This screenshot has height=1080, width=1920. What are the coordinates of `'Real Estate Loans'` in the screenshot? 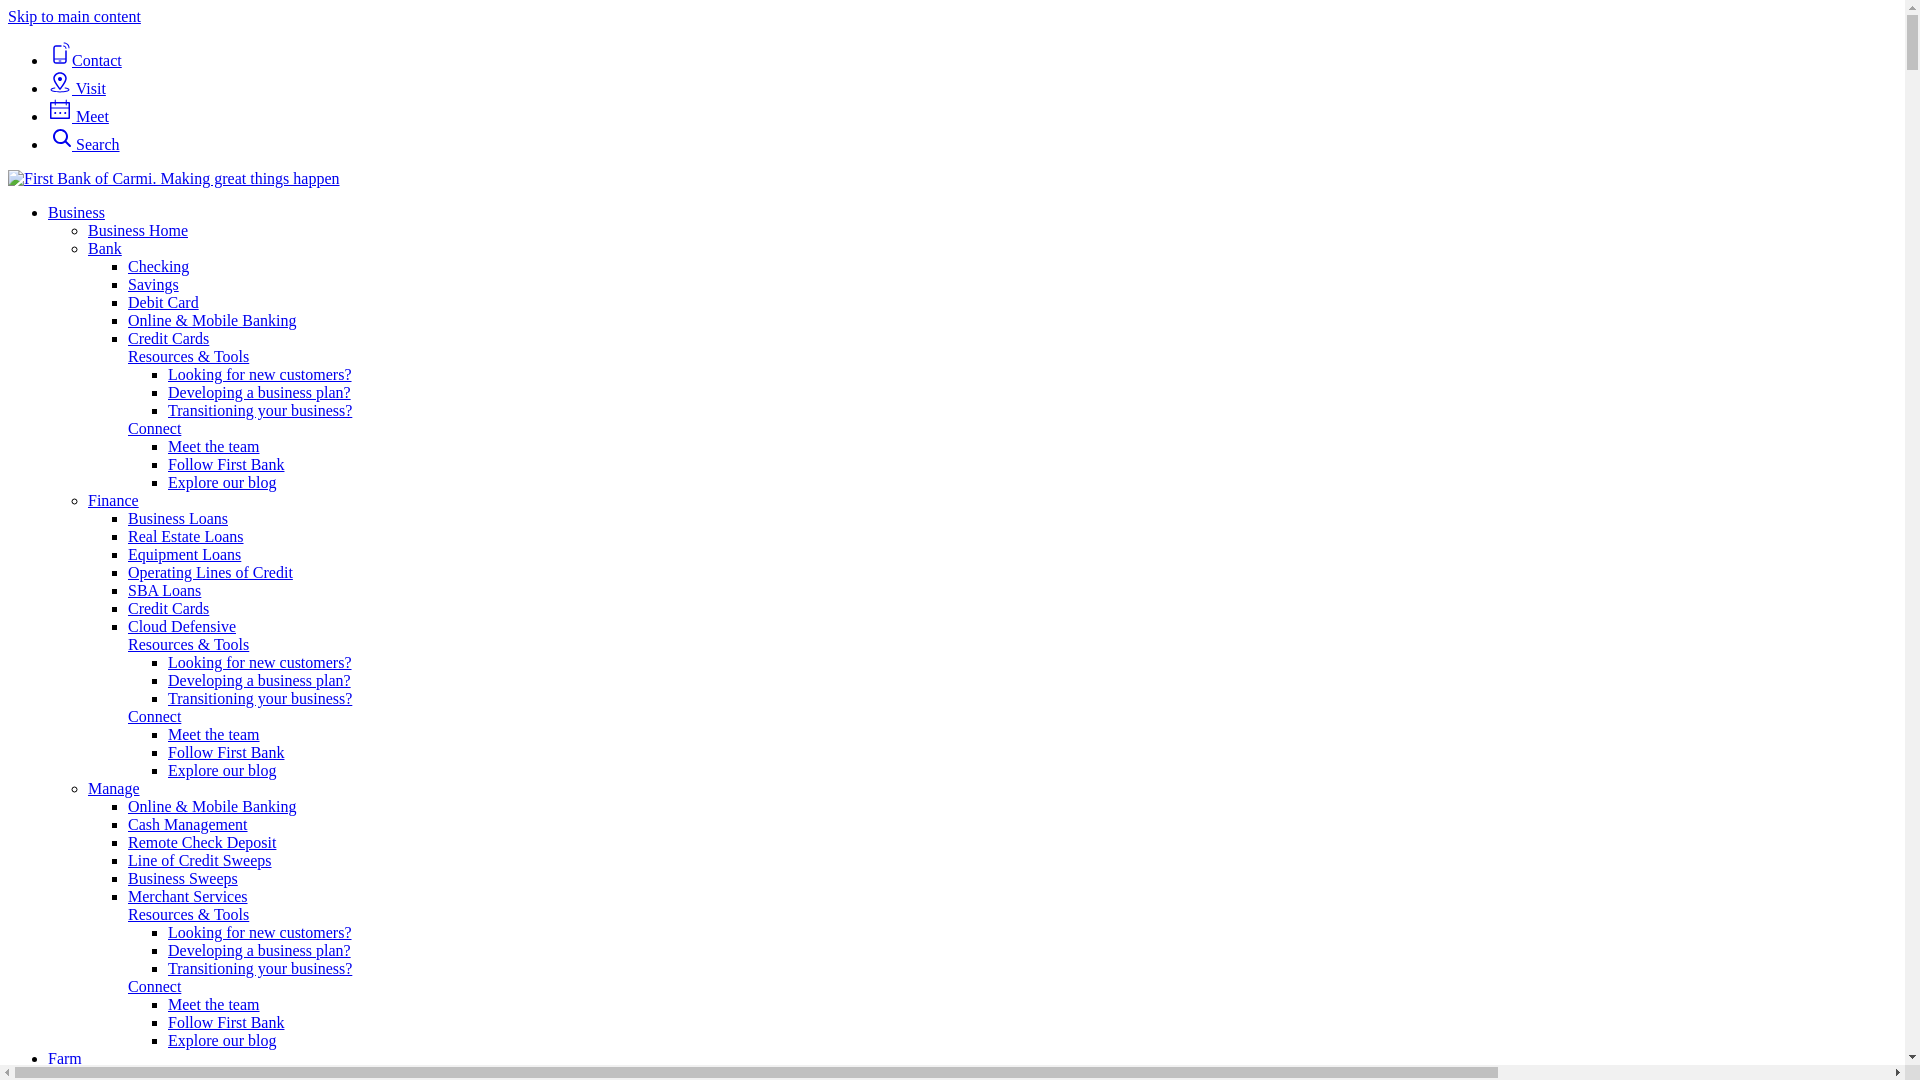 It's located at (186, 535).